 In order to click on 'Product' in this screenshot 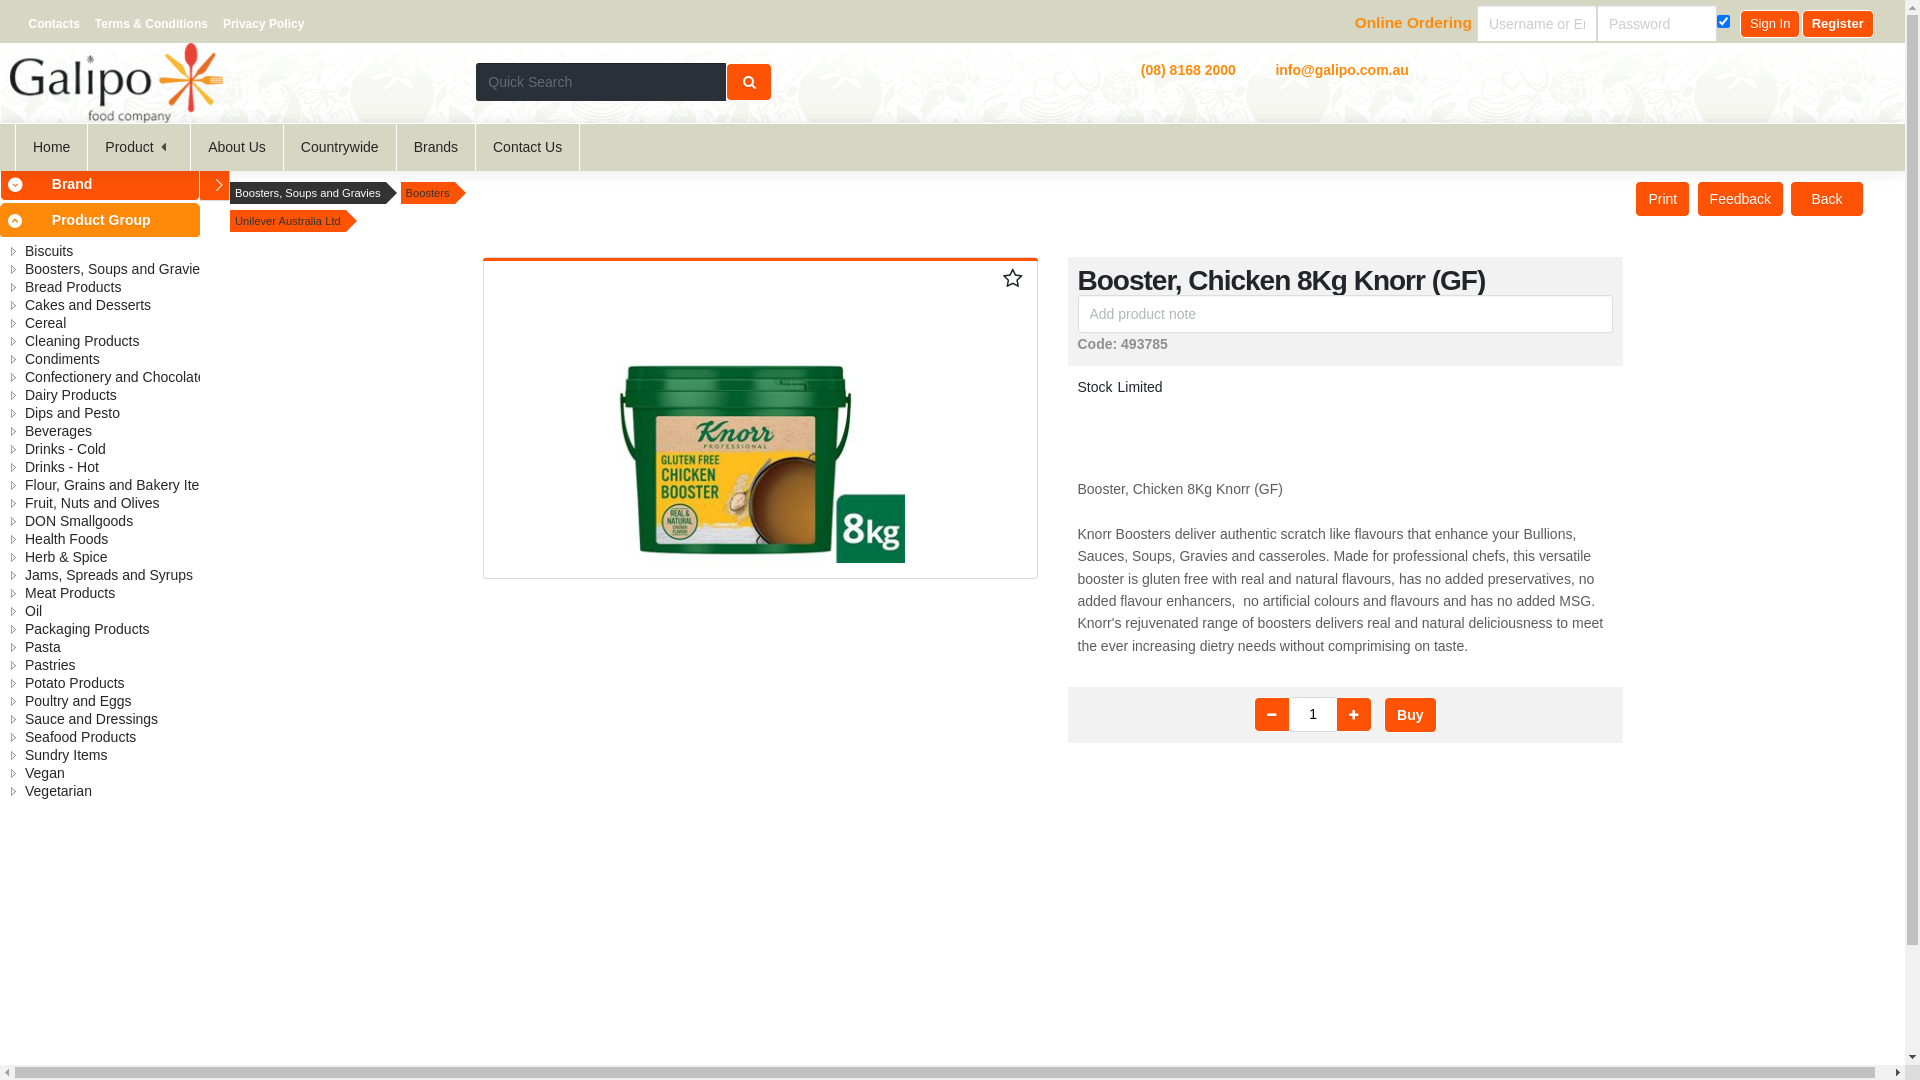, I will do `click(138, 145)`.